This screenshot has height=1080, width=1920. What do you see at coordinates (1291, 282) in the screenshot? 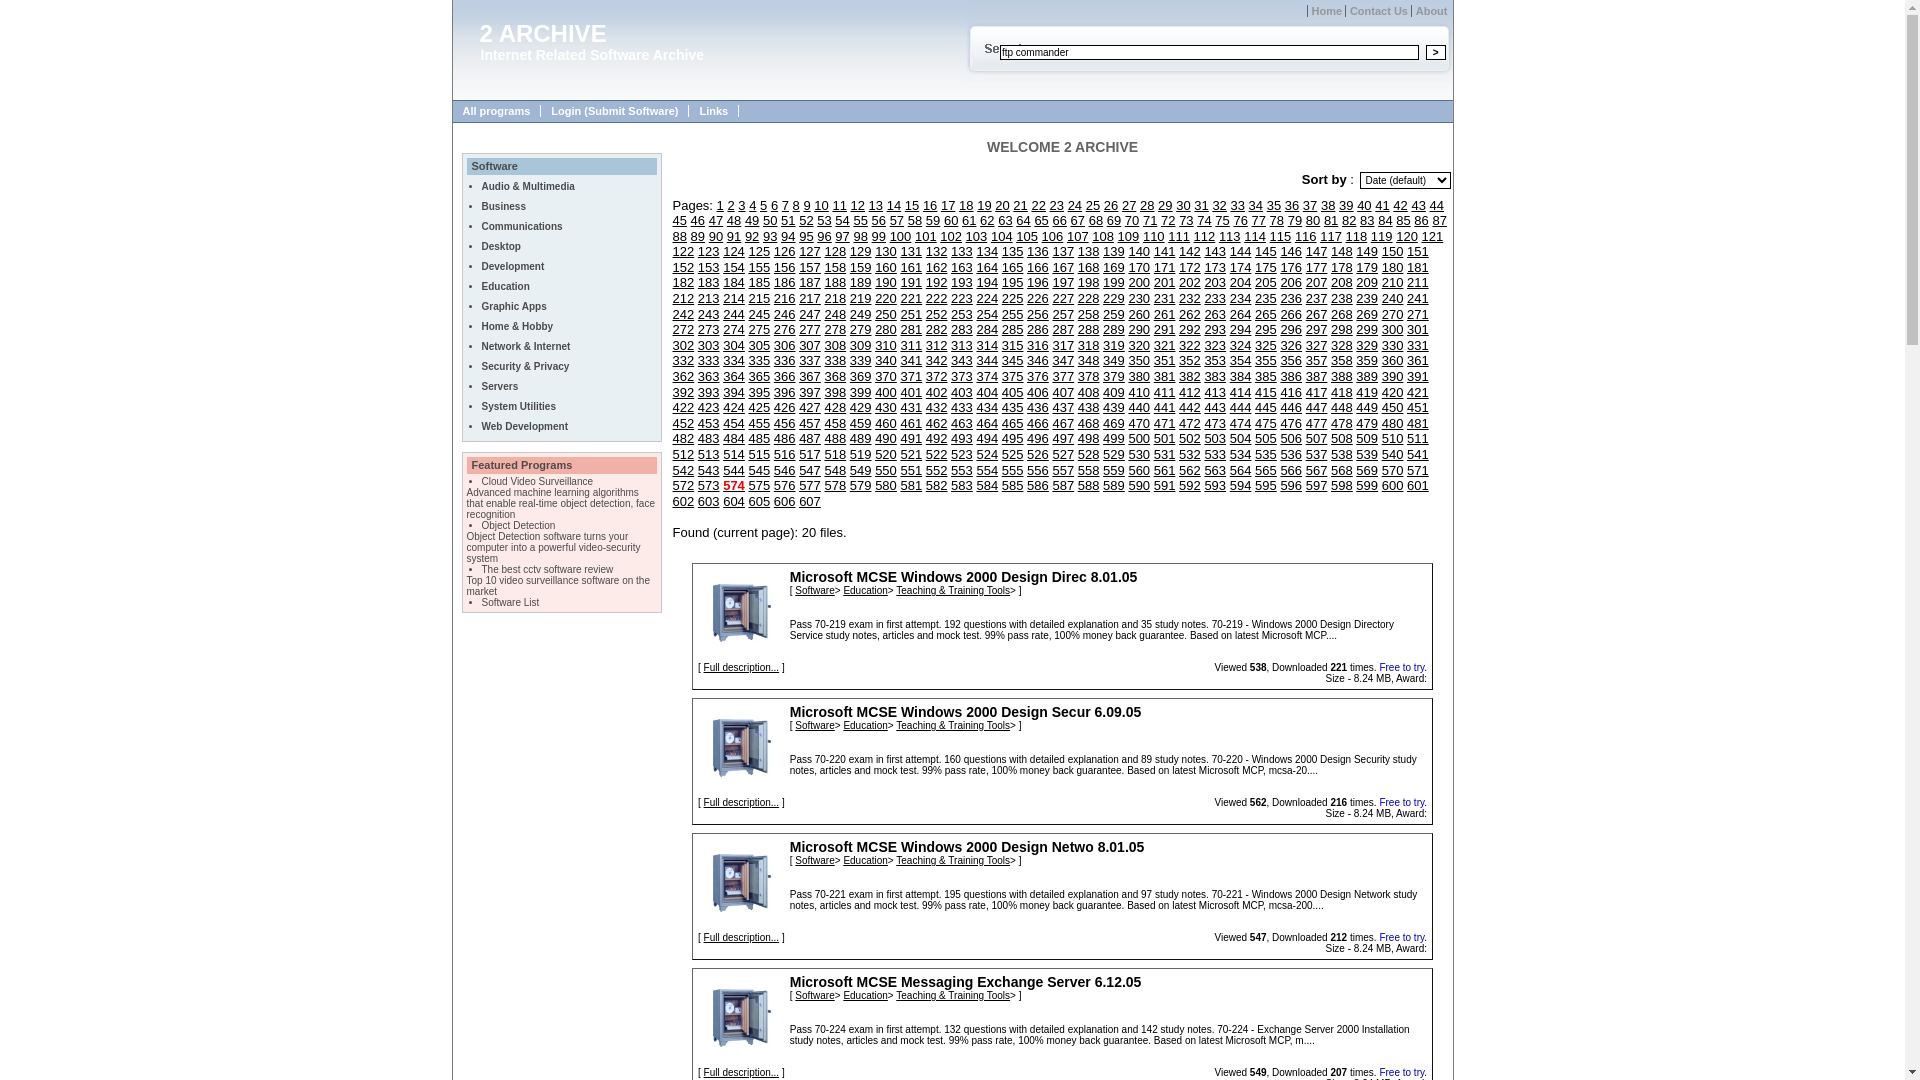
I see `'206'` at bounding box center [1291, 282].